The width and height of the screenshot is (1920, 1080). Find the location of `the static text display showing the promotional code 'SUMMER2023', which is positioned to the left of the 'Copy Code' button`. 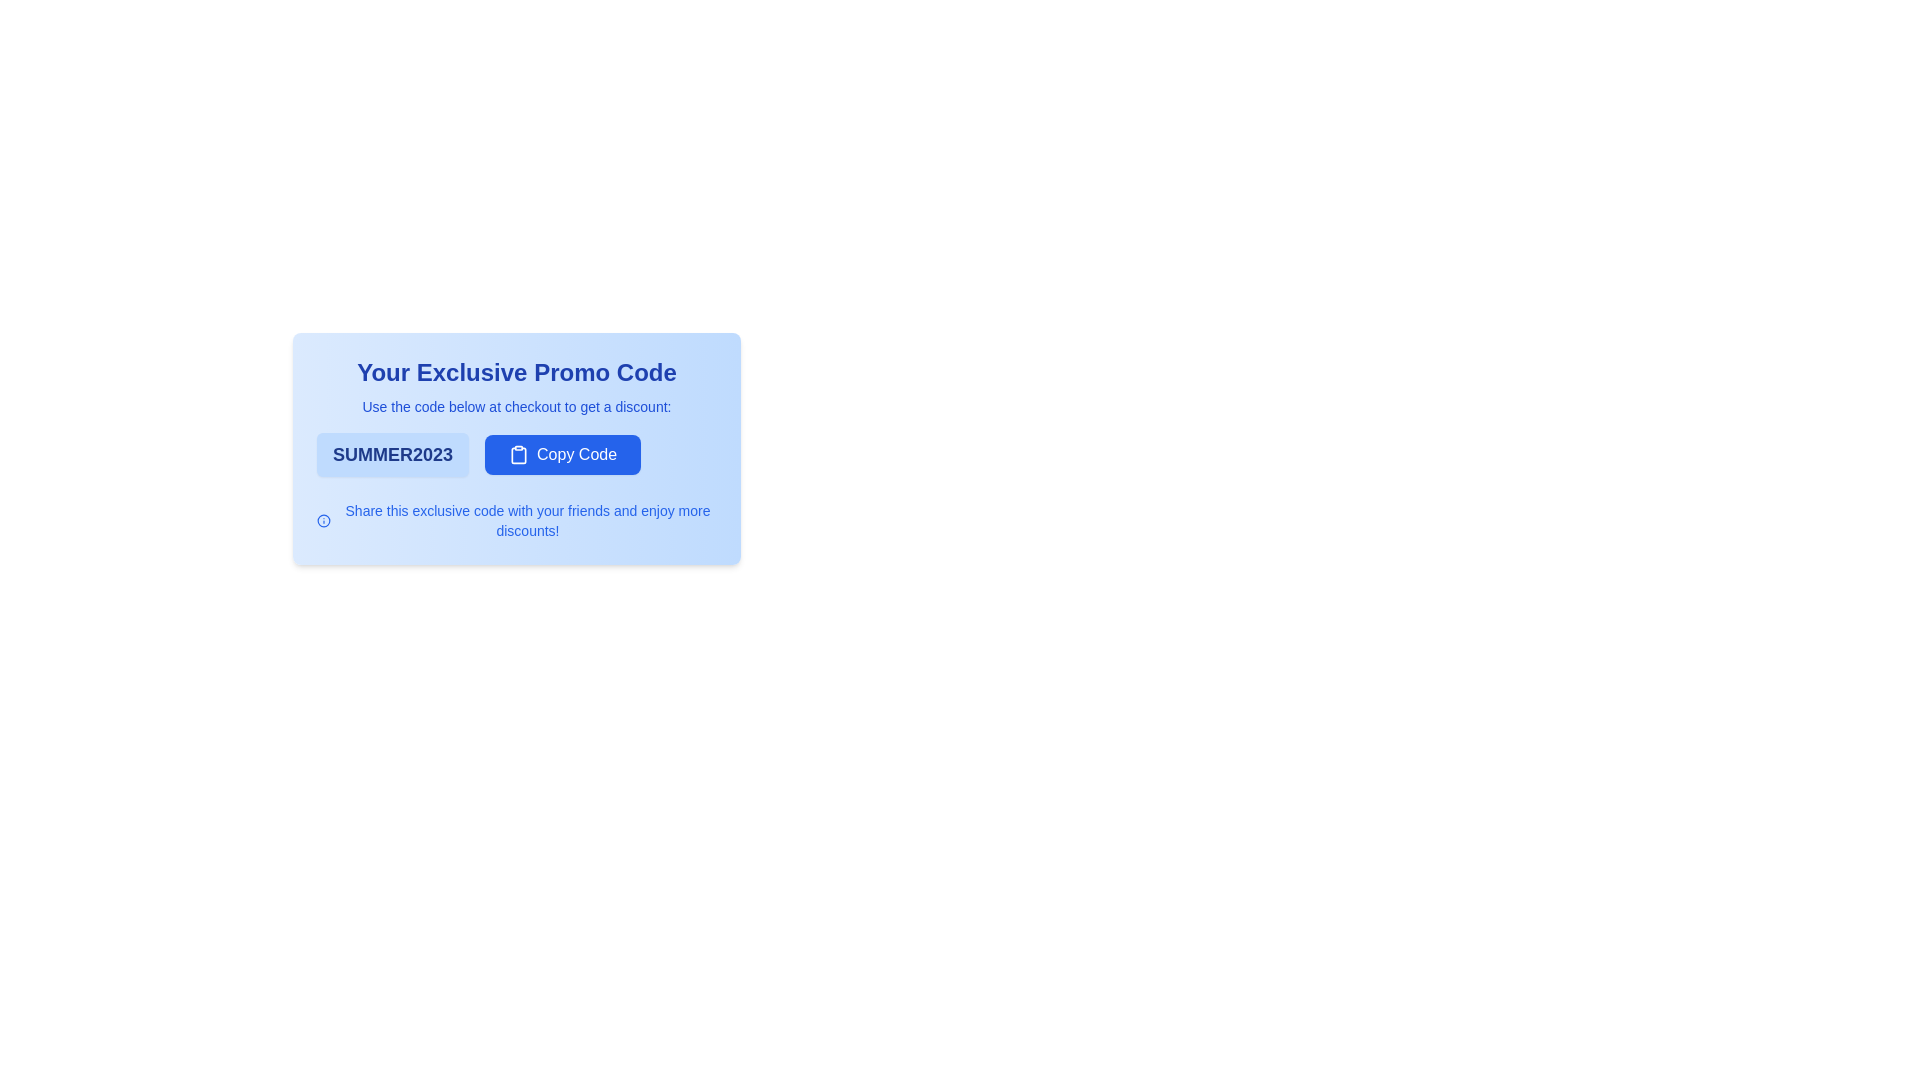

the static text display showing the promotional code 'SUMMER2023', which is positioned to the left of the 'Copy Code' button is located at coordinates (393, 455).